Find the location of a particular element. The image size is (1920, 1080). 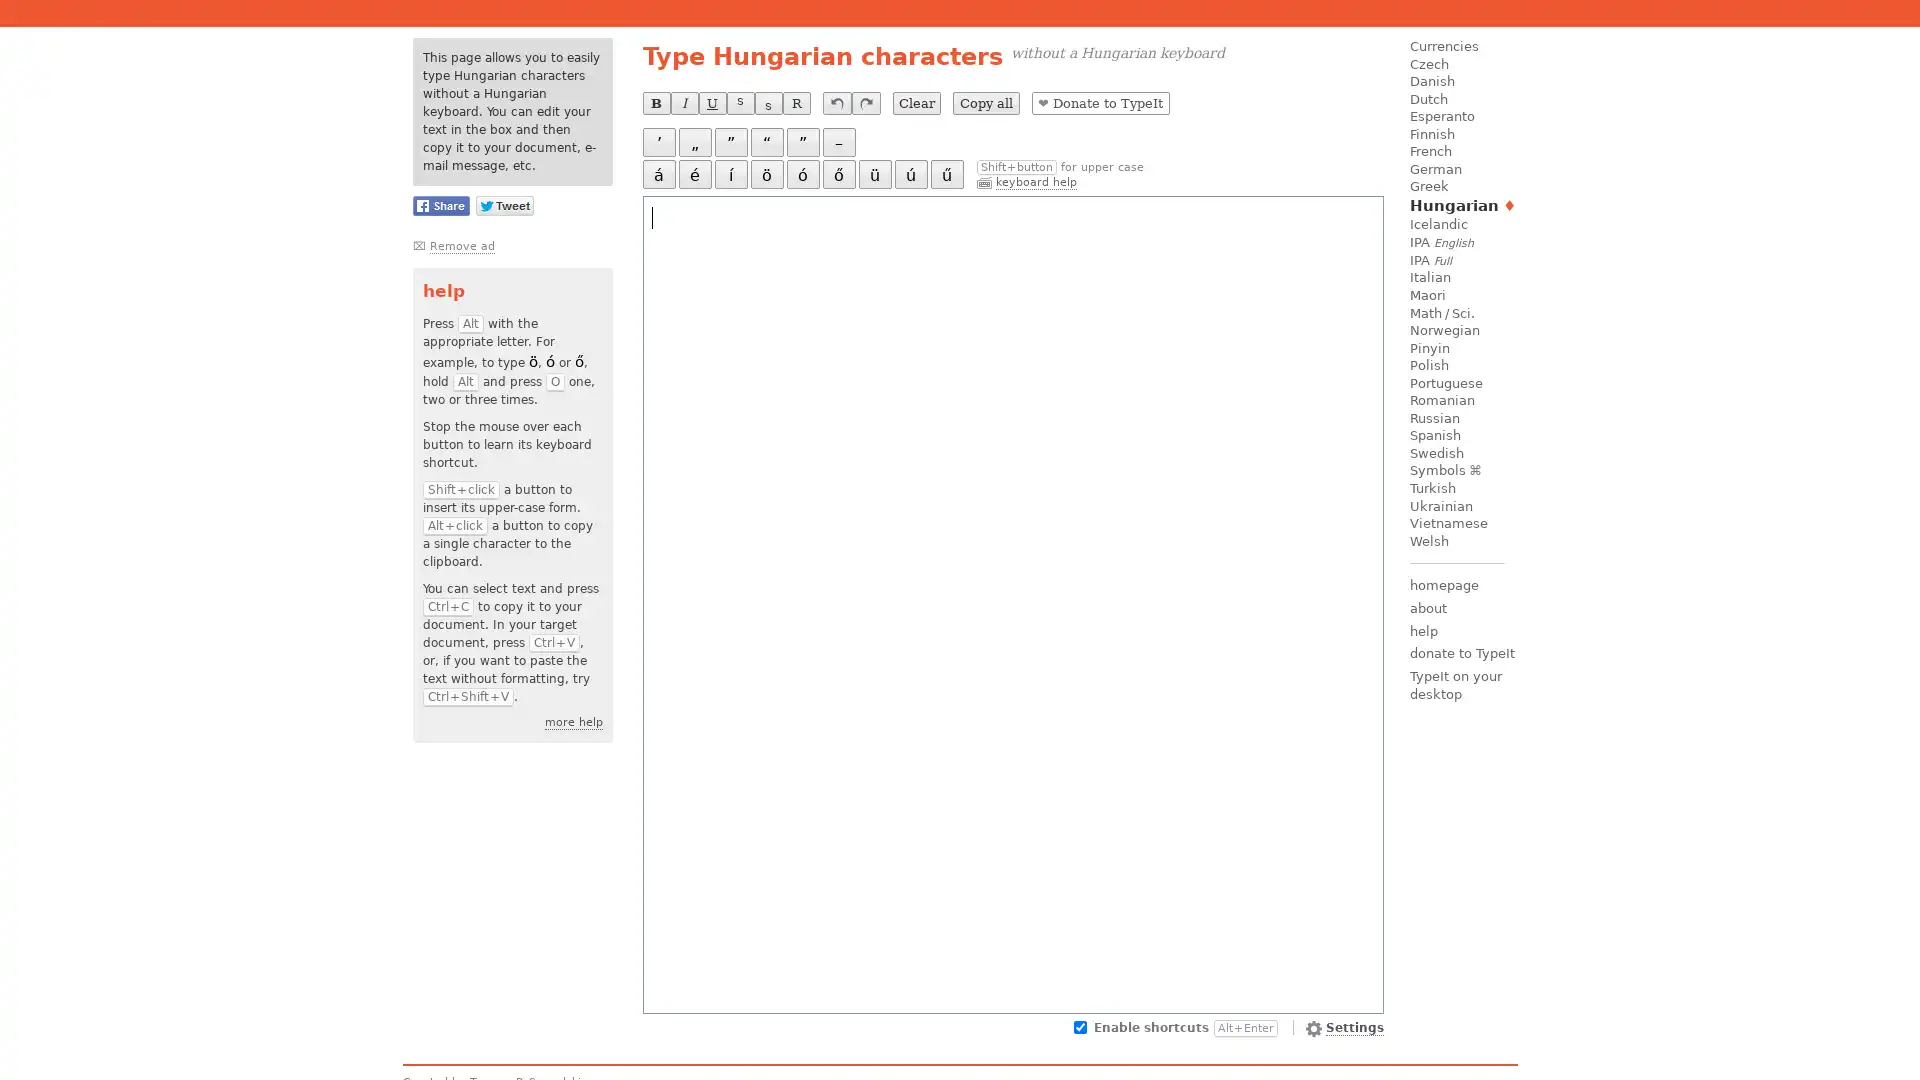

o is located at coordinates (765, 173).